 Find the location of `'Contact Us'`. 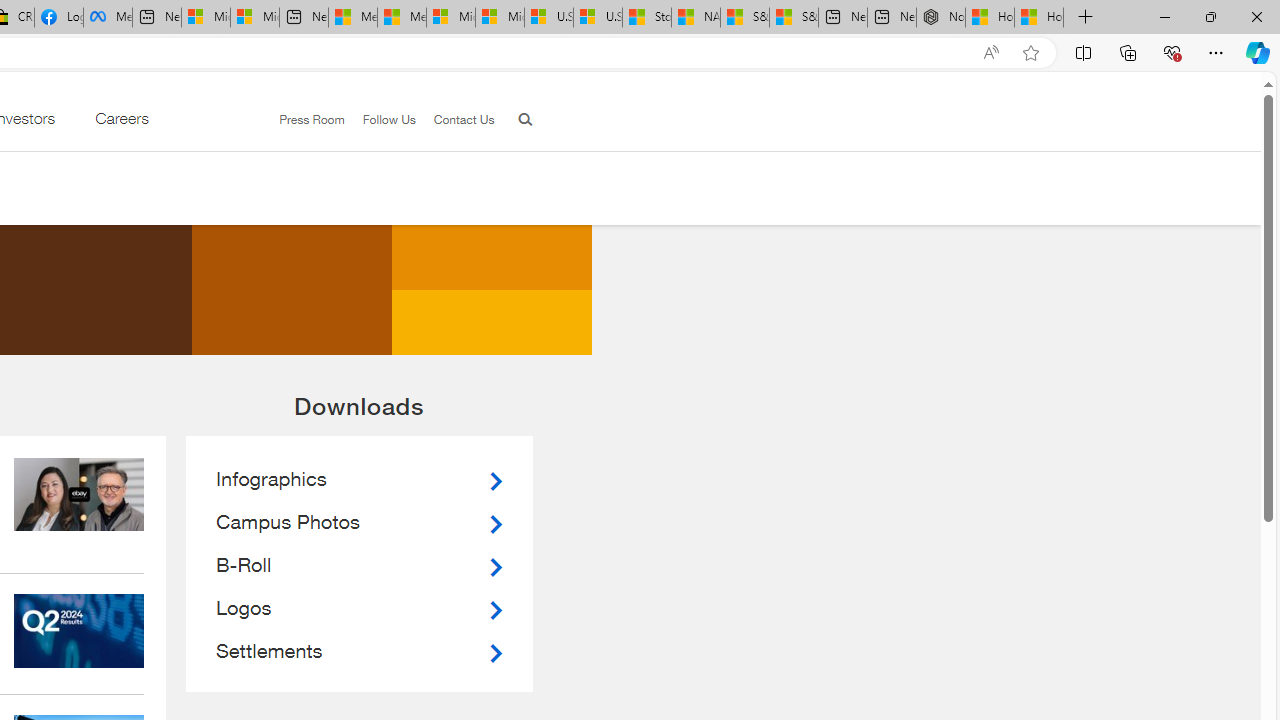

'Contact Us' is located at coordinates (463, 119).